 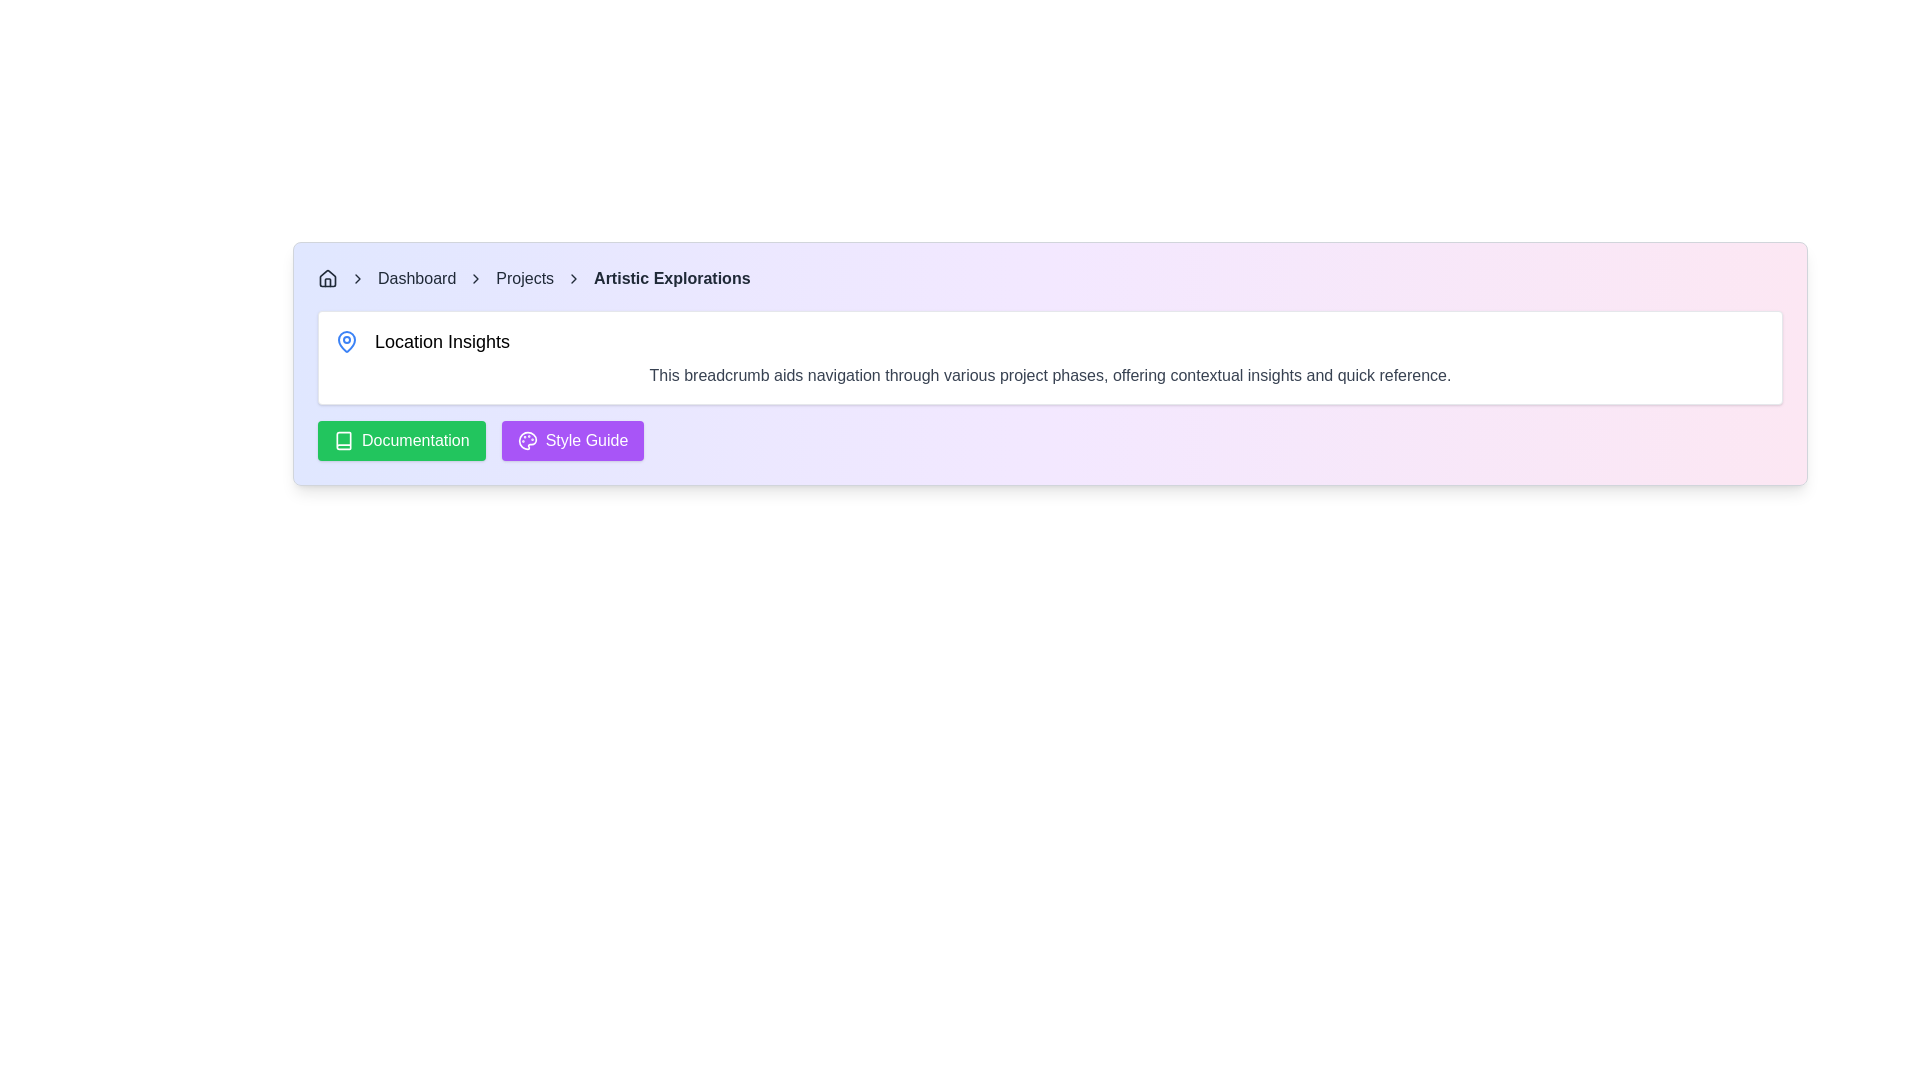 I want to click on the 'Location Insights' text label, which is positioned centrally in the horizontal bar and to the right of a location pin icon, so click(x=441, y=341).